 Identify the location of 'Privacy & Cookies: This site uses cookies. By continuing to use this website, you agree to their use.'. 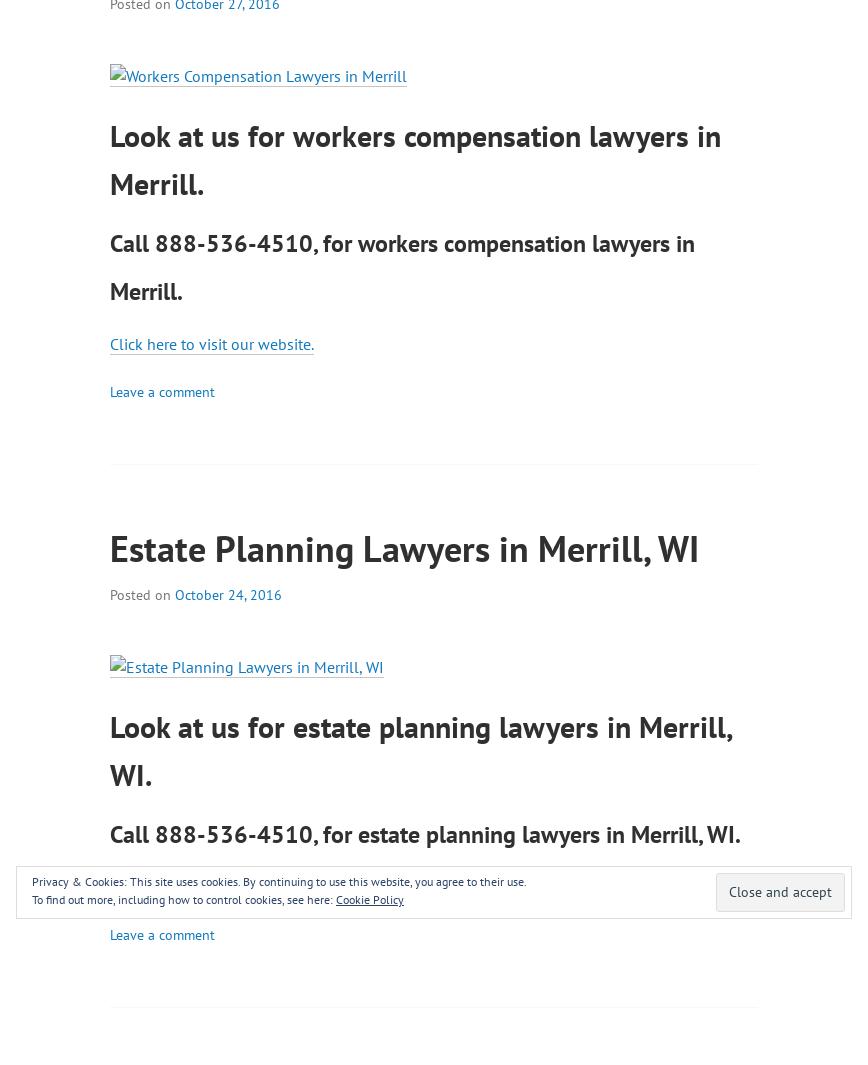
(279, 881).